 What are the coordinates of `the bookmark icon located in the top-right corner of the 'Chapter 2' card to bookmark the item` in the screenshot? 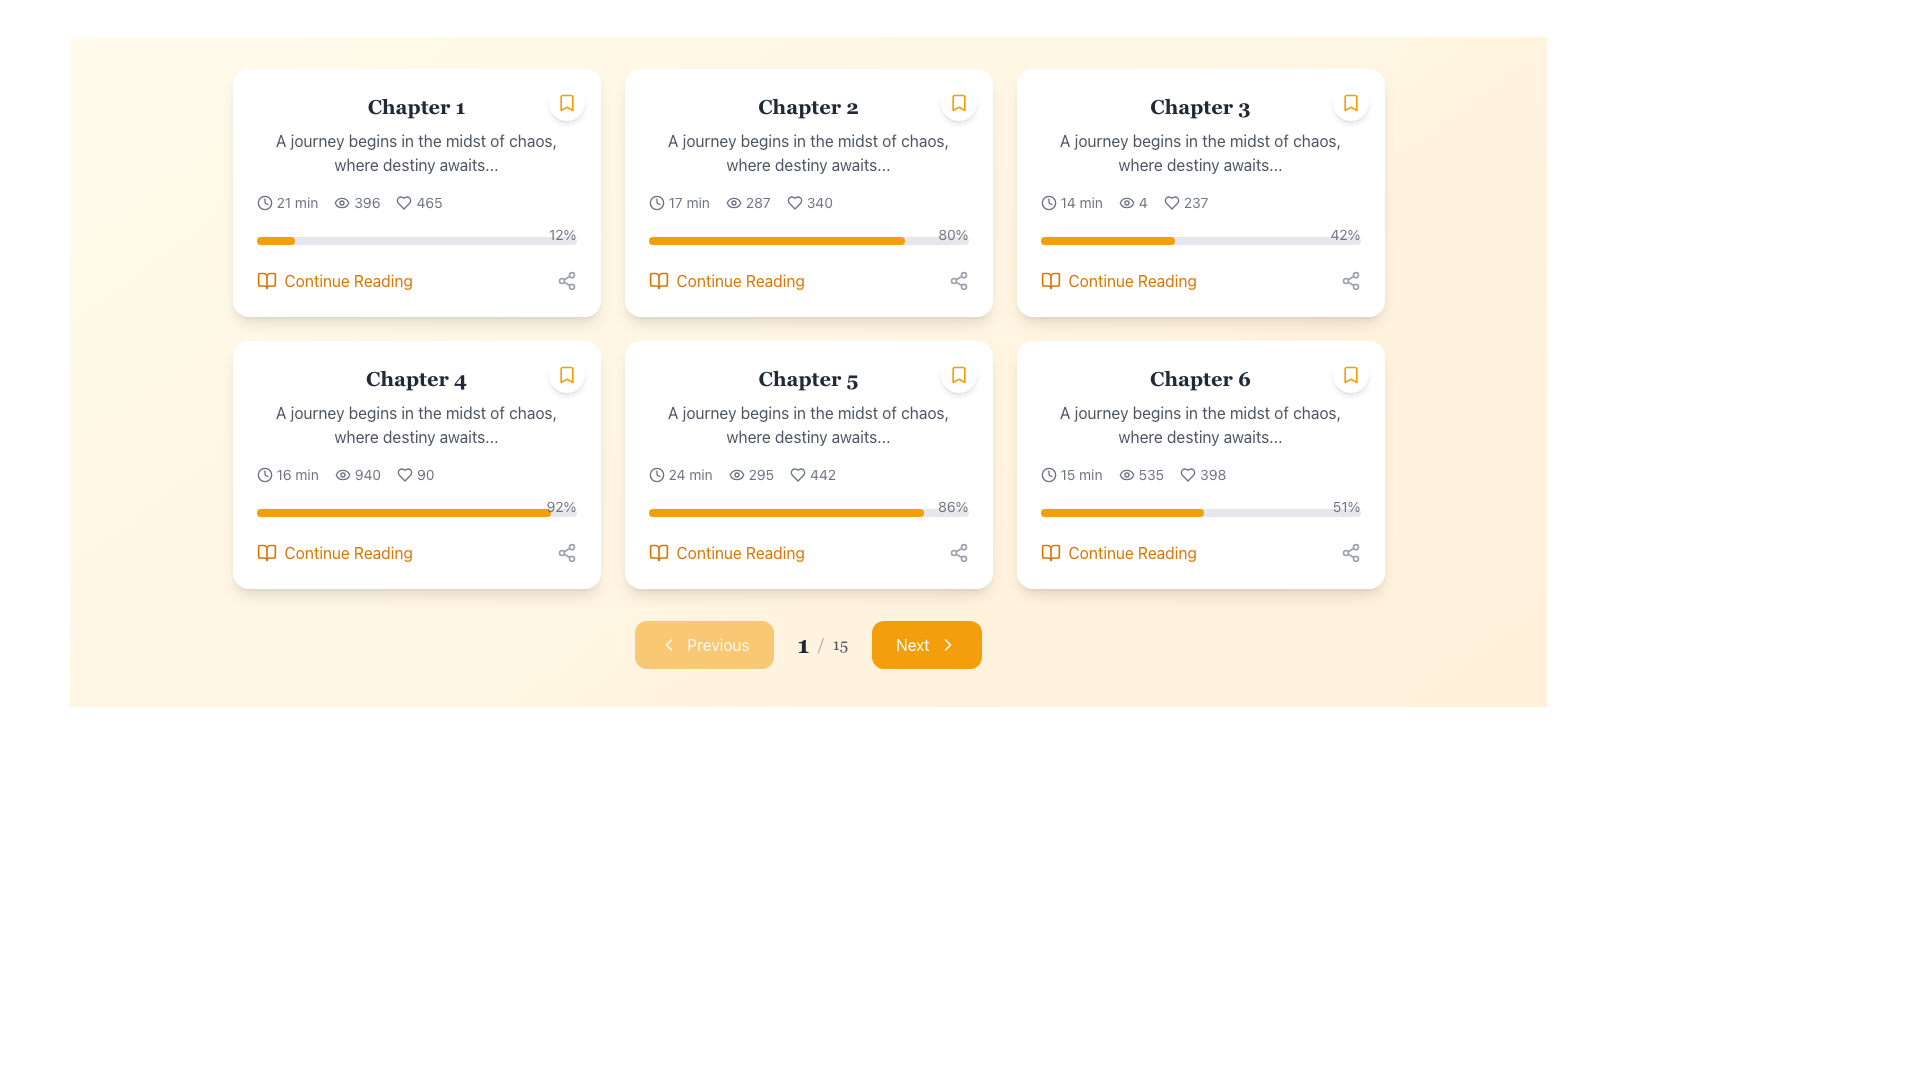 It's located at (957, 103).